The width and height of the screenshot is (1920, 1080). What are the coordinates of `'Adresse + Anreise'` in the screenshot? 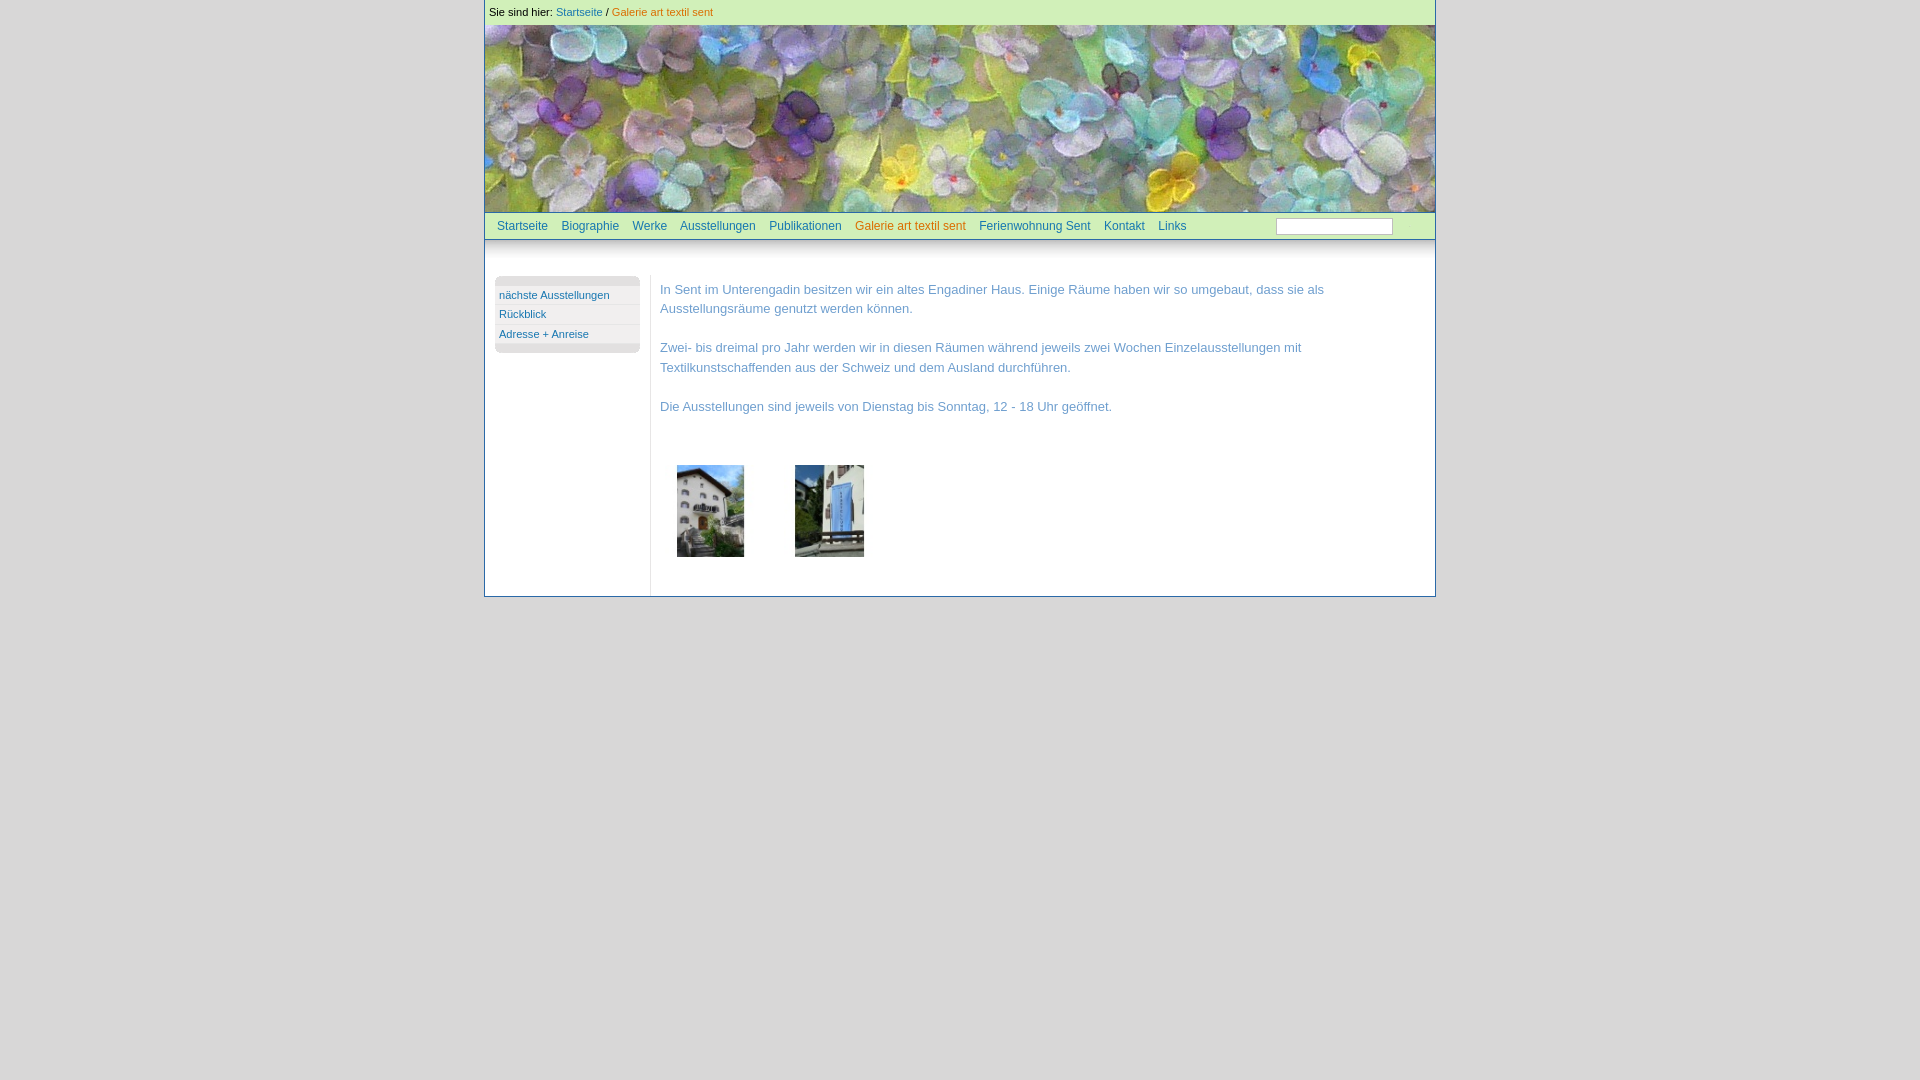 It's located at (543, 333).